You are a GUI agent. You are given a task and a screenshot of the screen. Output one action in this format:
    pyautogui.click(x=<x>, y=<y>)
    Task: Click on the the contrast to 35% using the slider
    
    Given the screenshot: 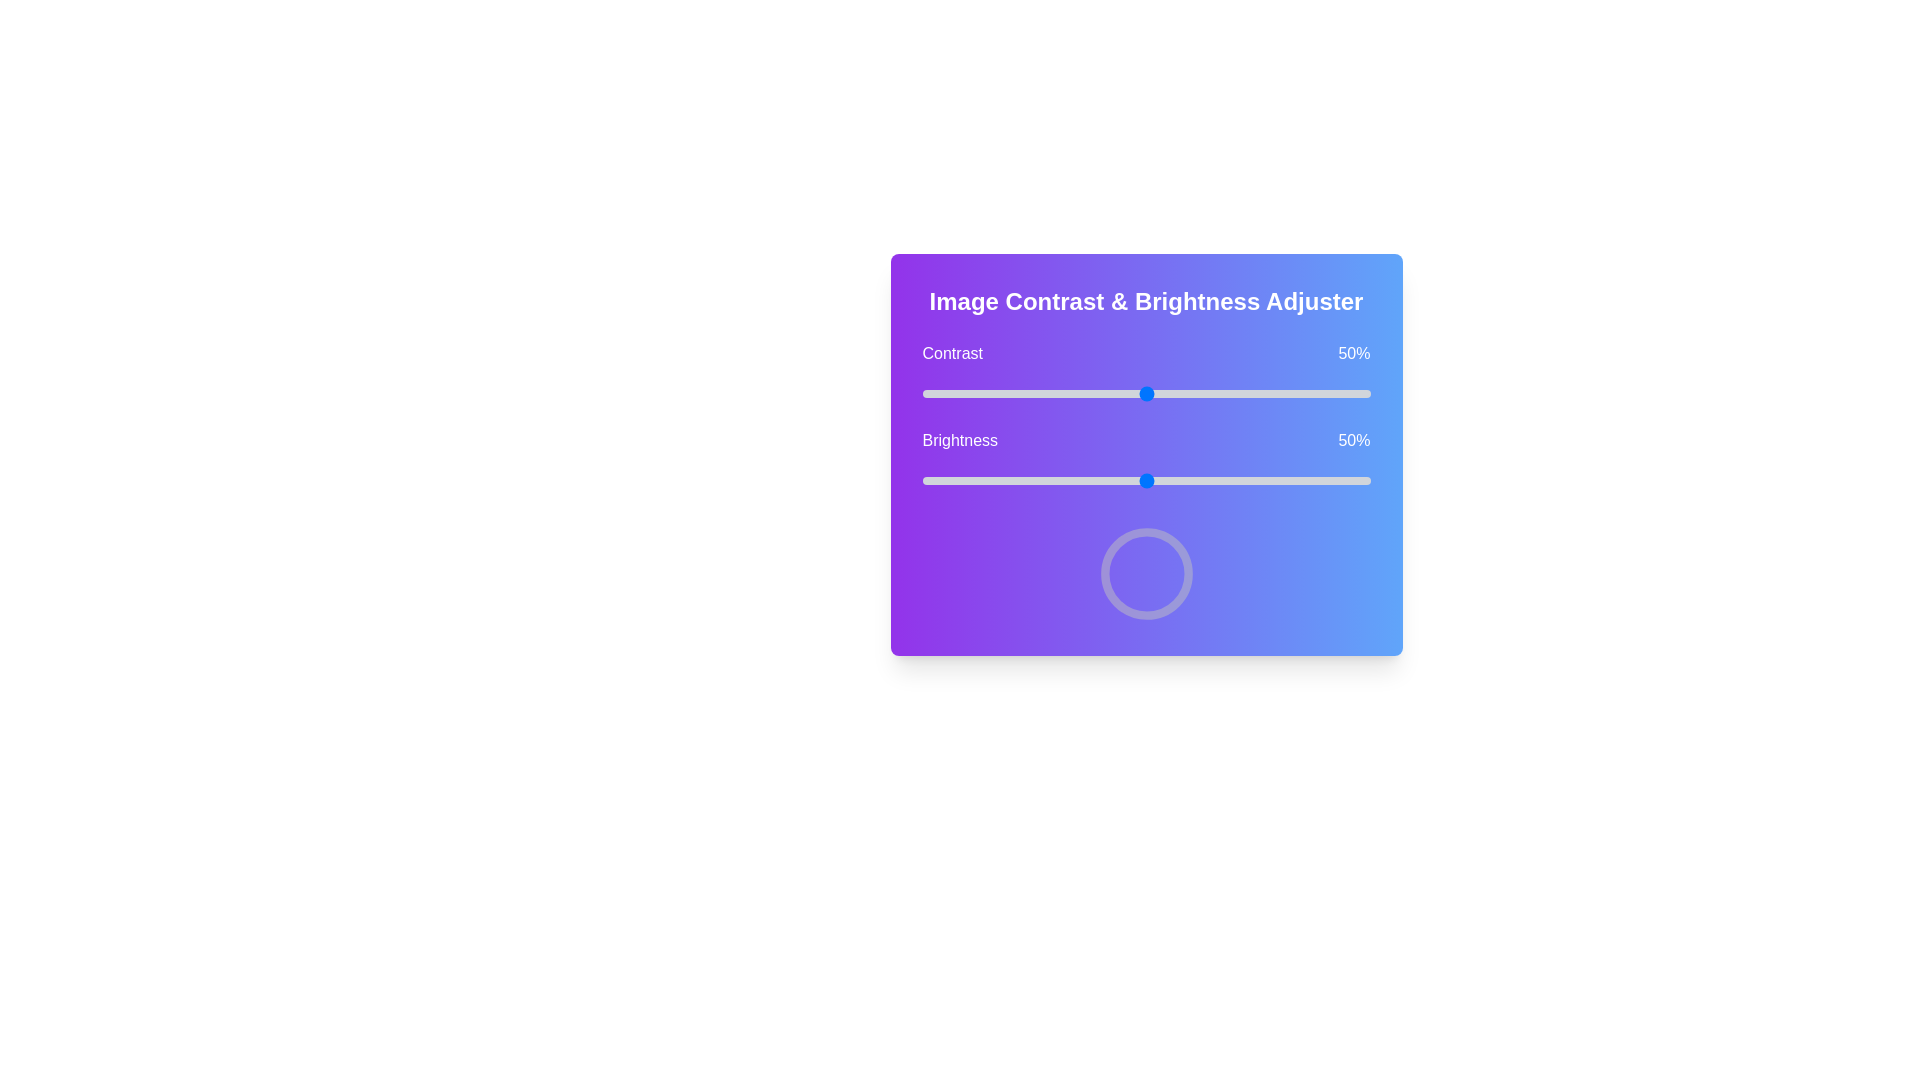 What is the action you would take?
    pyautogui.click(x=1078, y=393)
    